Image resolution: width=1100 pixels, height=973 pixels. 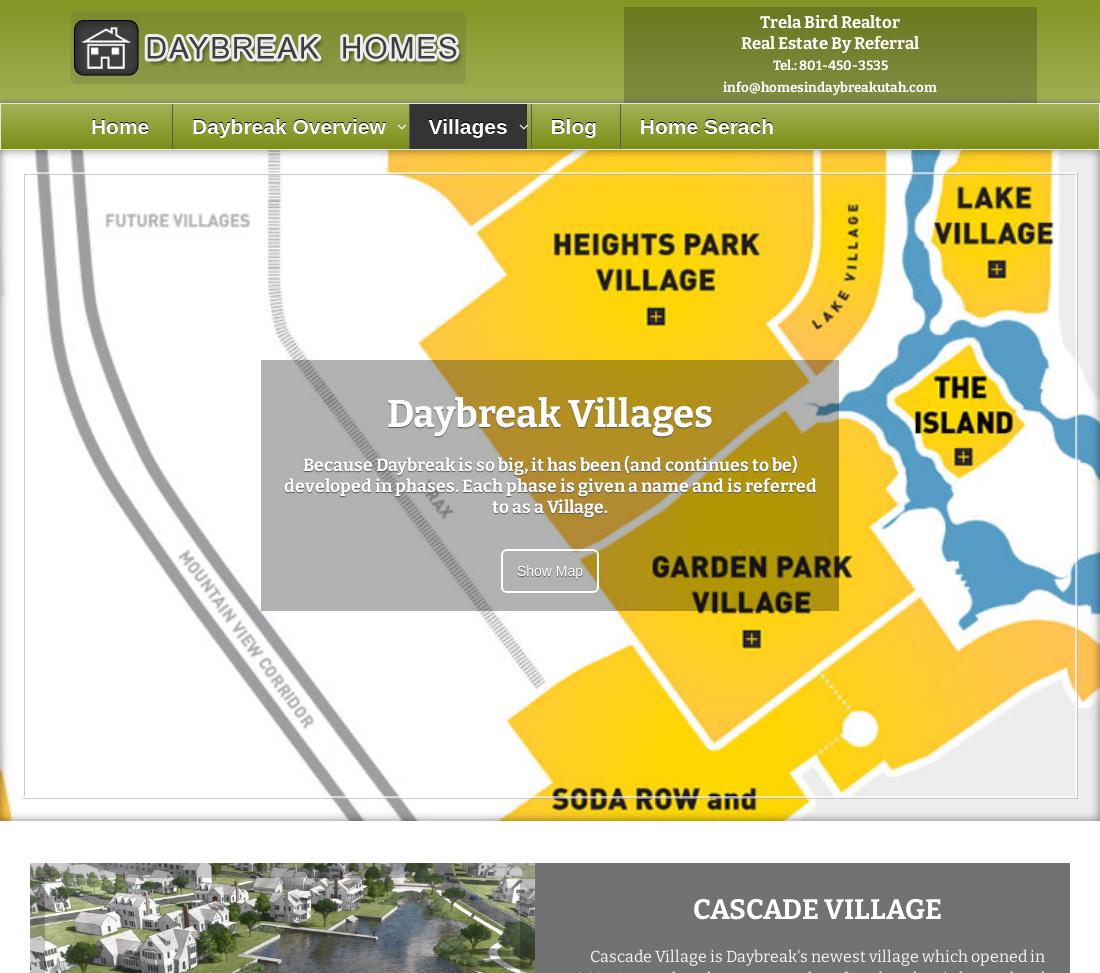 What do you see at coordinates (119, 125) in the screenshot?
I see `'Home'` at bounding box center [119, 125].